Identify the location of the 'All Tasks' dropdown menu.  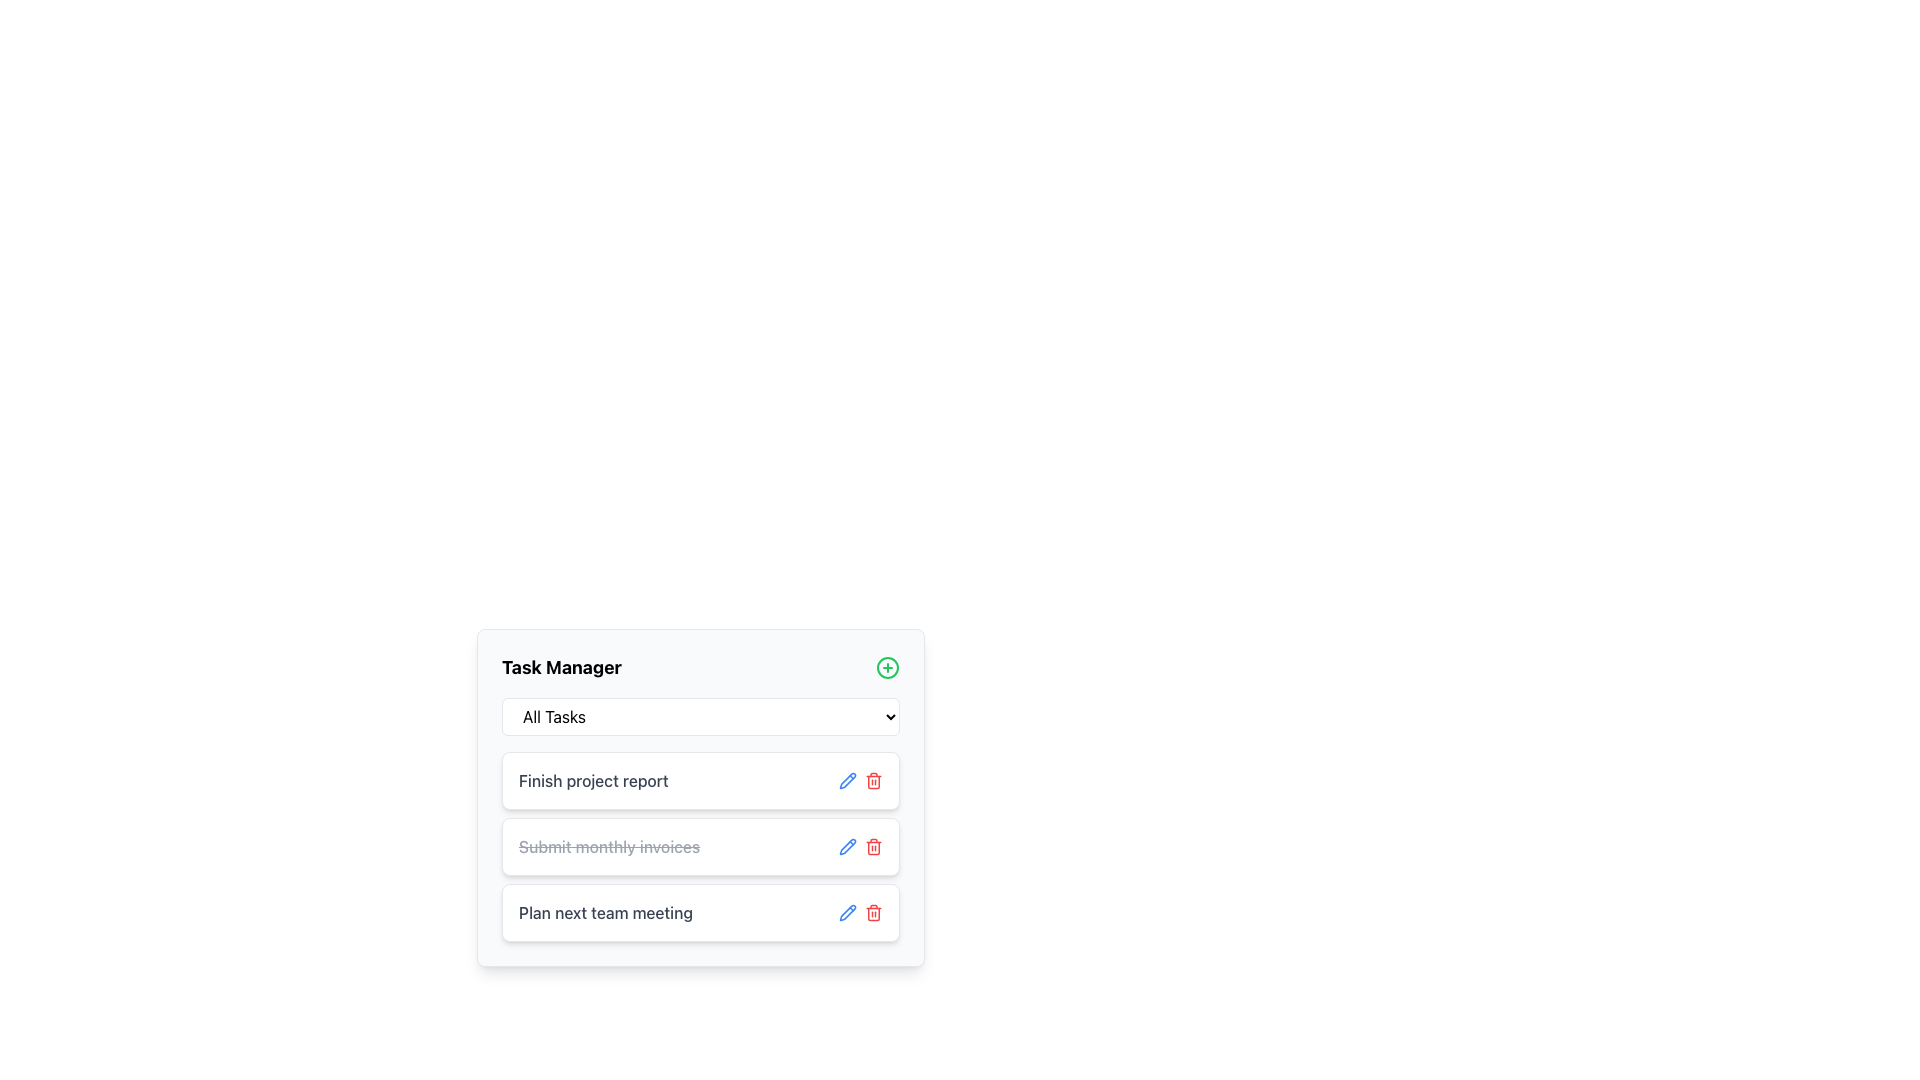
(700, 716).